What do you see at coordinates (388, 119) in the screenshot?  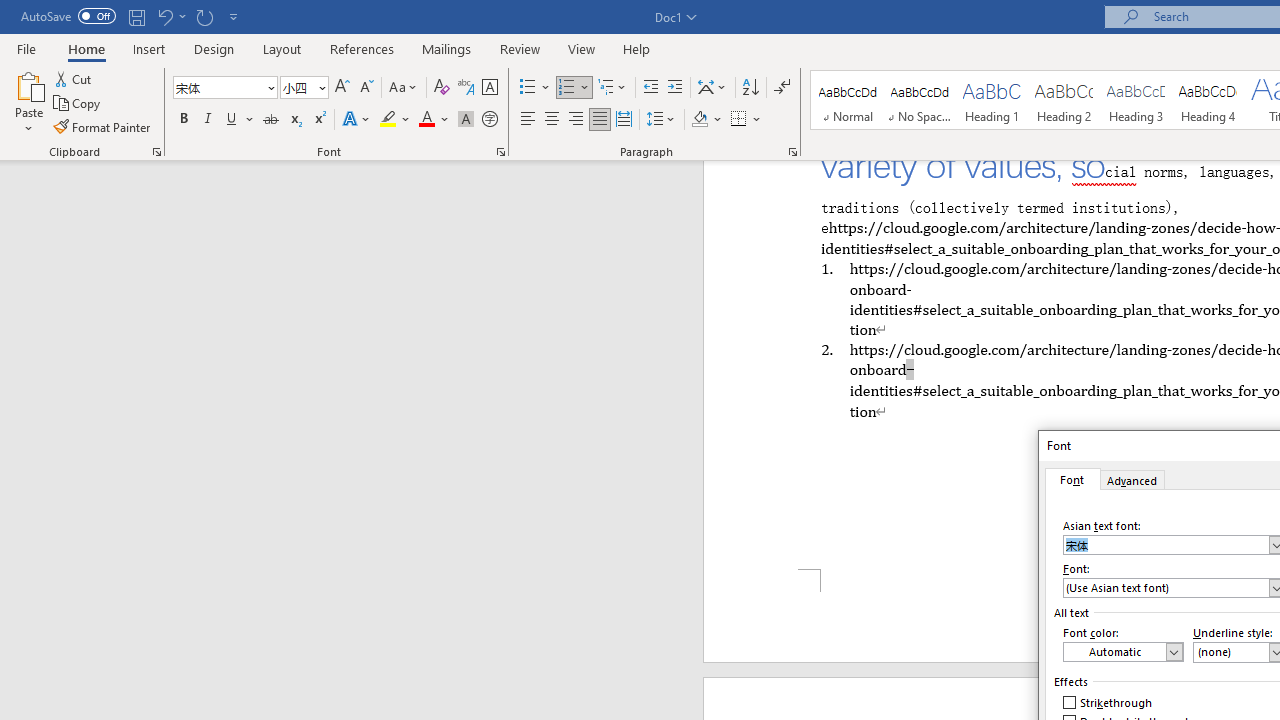 I see `'Text Highlight Color Yellow'` at bounding box center [388, 119].